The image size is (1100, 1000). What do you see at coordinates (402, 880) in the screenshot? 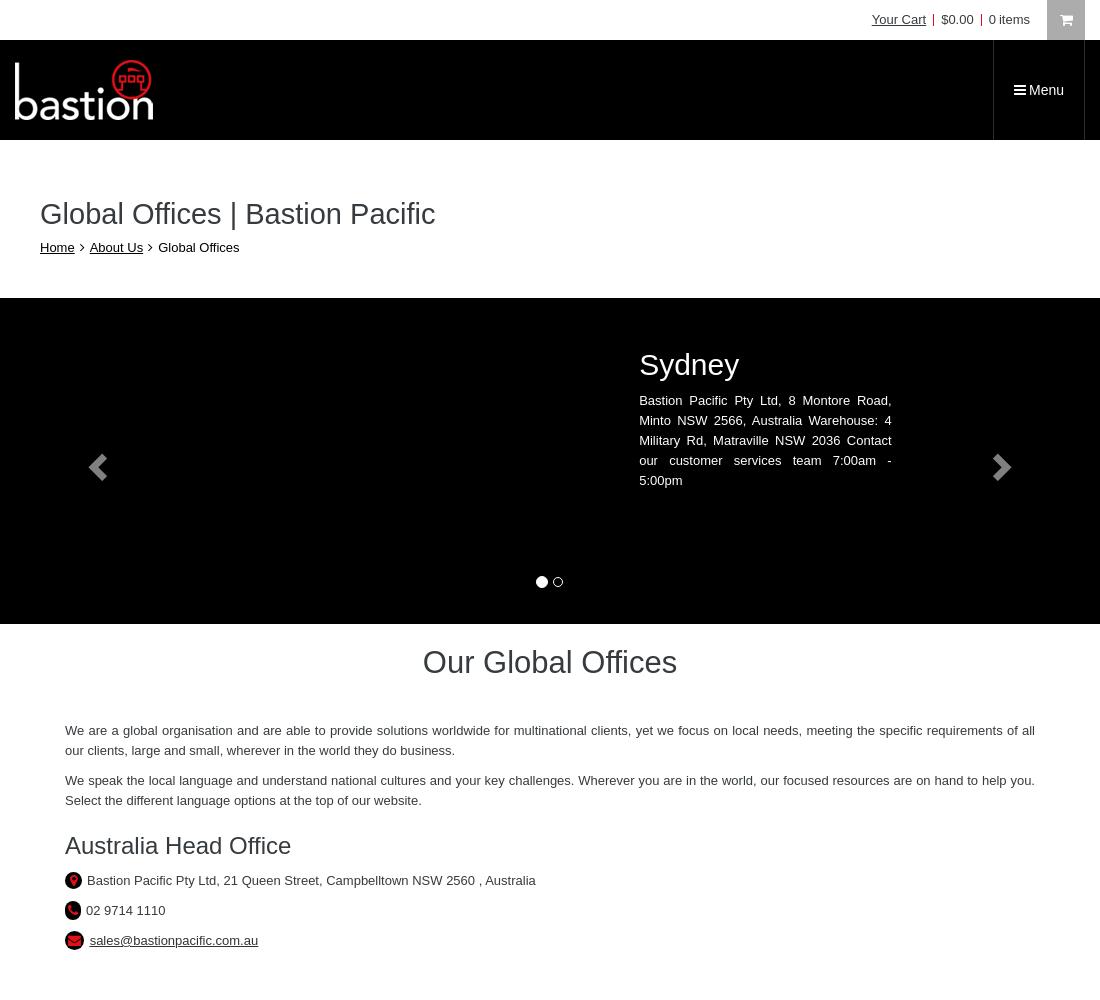
I see `'Campbelltown NSW 2560'` at bounding box center [402, 880].